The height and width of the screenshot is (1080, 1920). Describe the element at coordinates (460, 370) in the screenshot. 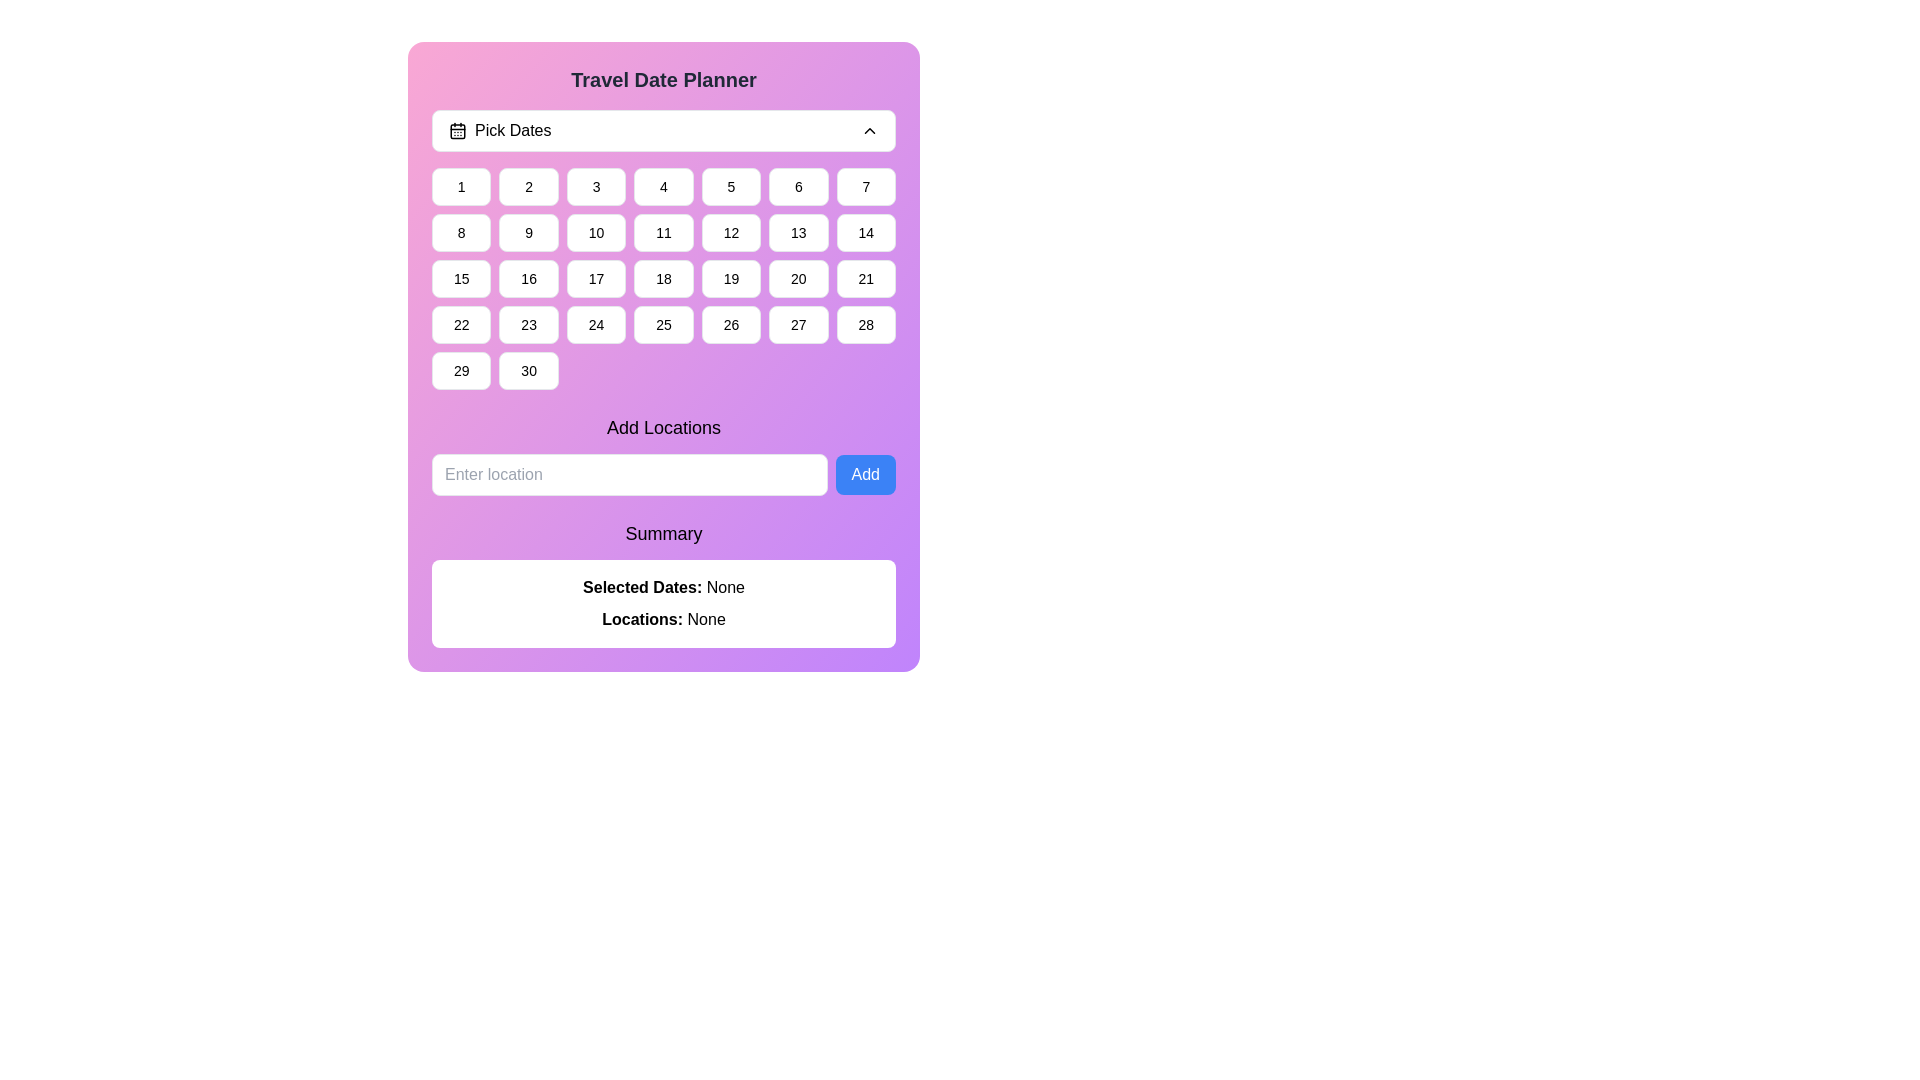

I see `the square button with a white background and black text displaying the number '29'` at that location.